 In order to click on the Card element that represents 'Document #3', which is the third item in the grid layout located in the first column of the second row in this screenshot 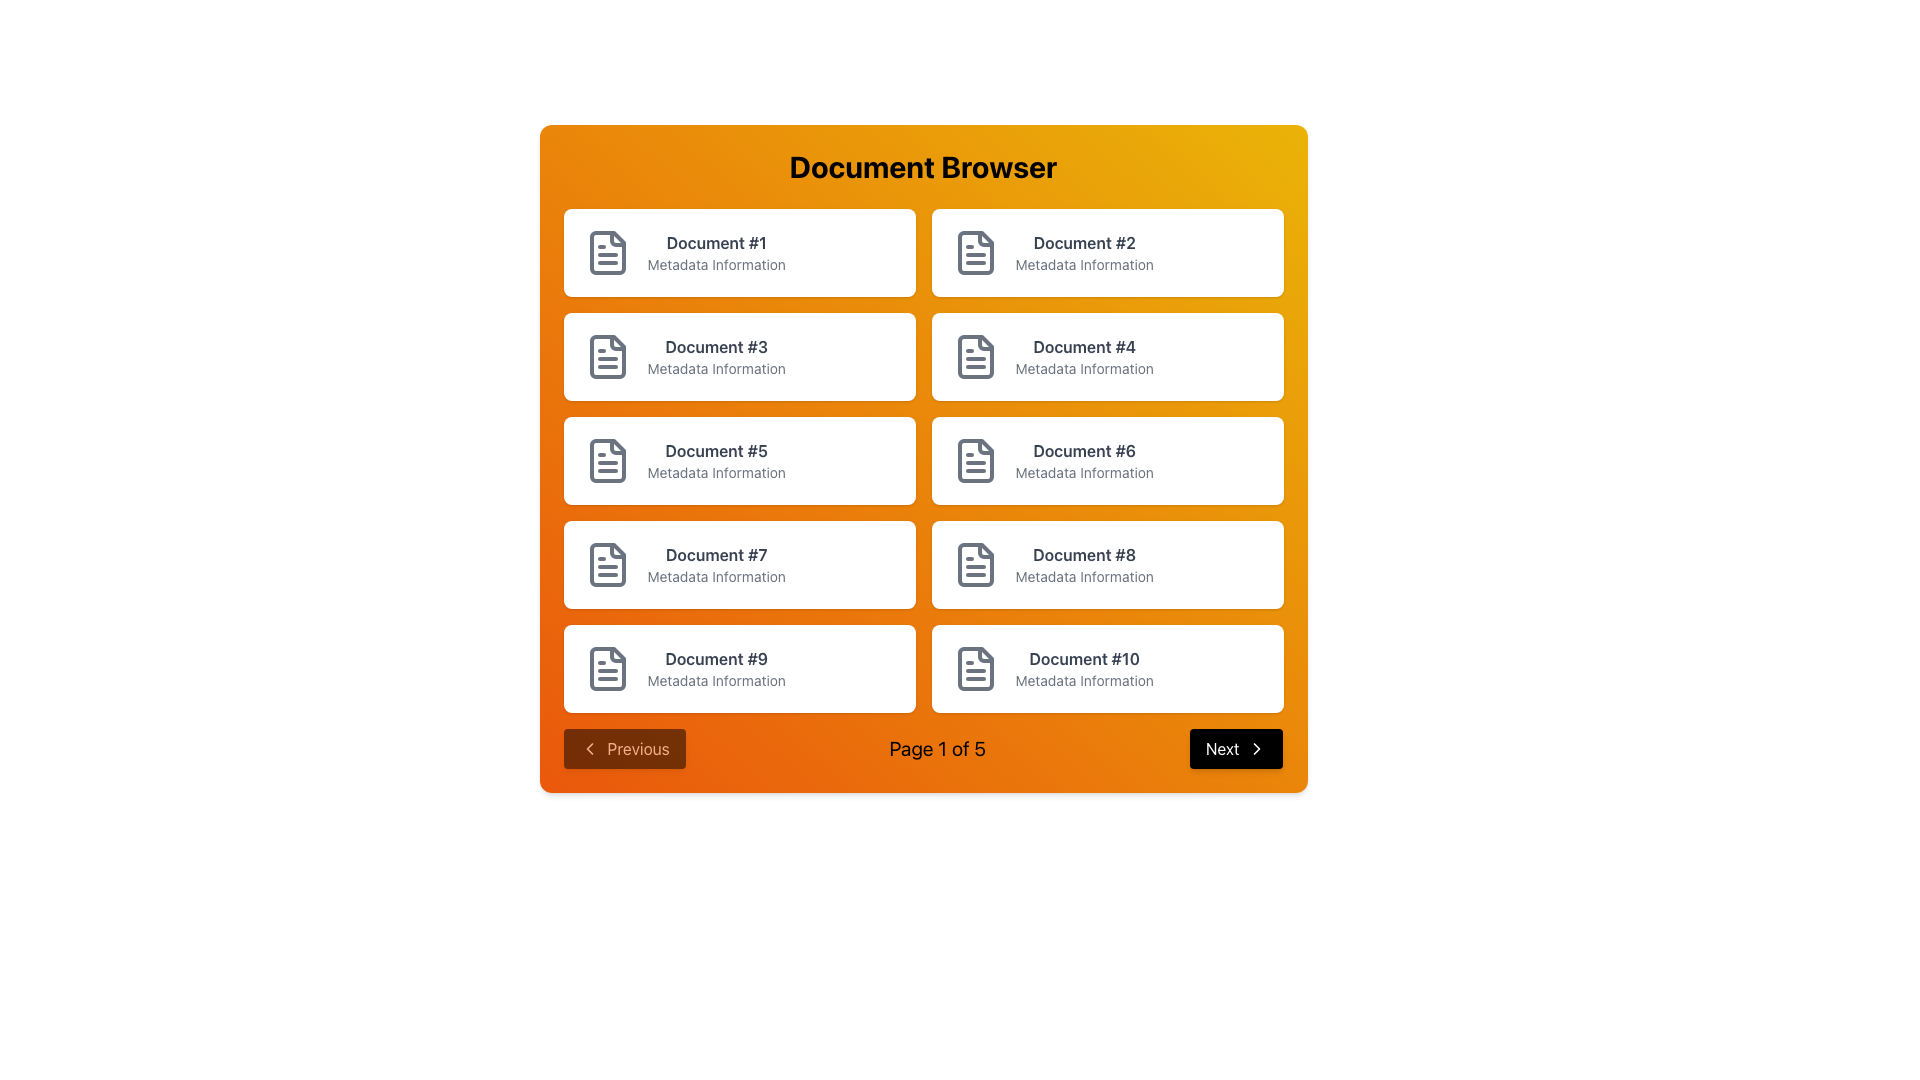, I will do `click(738, 356)`.